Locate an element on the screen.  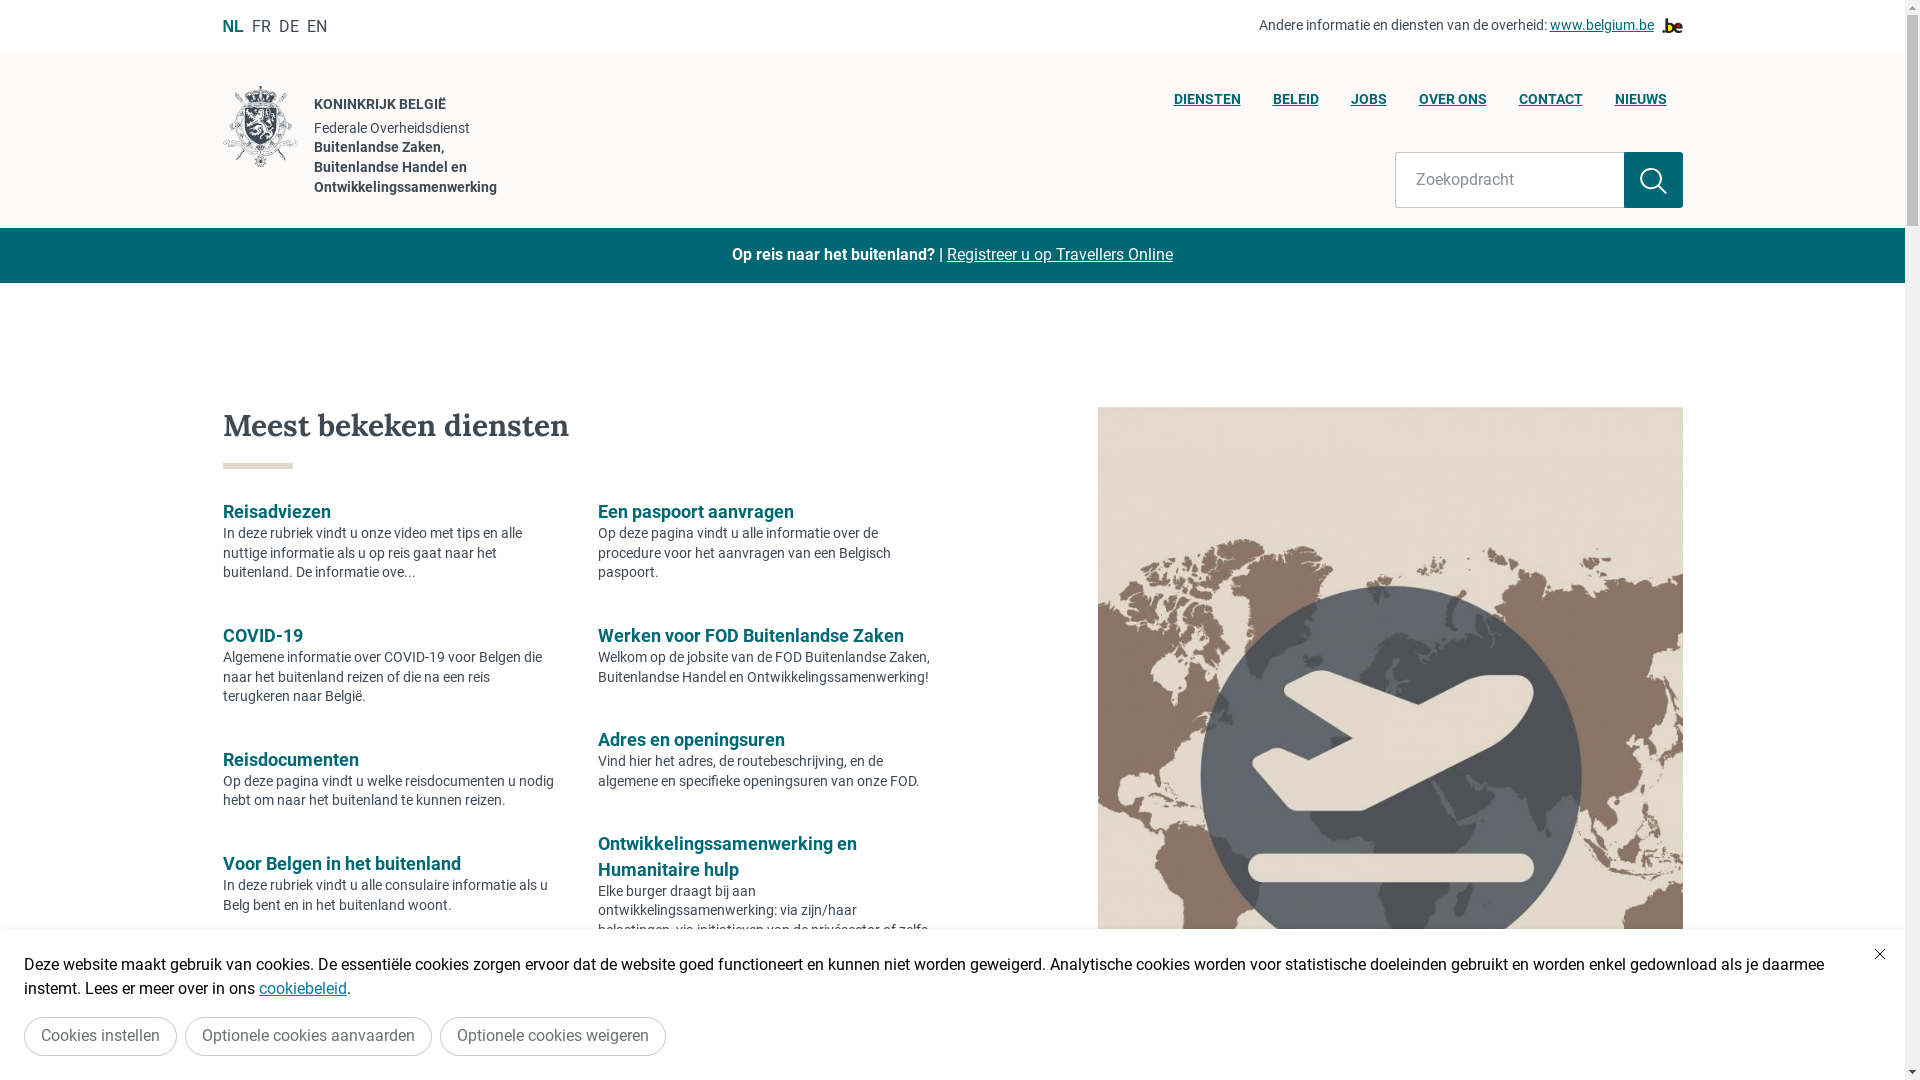
'FR' is located at coordinates (260, 26).